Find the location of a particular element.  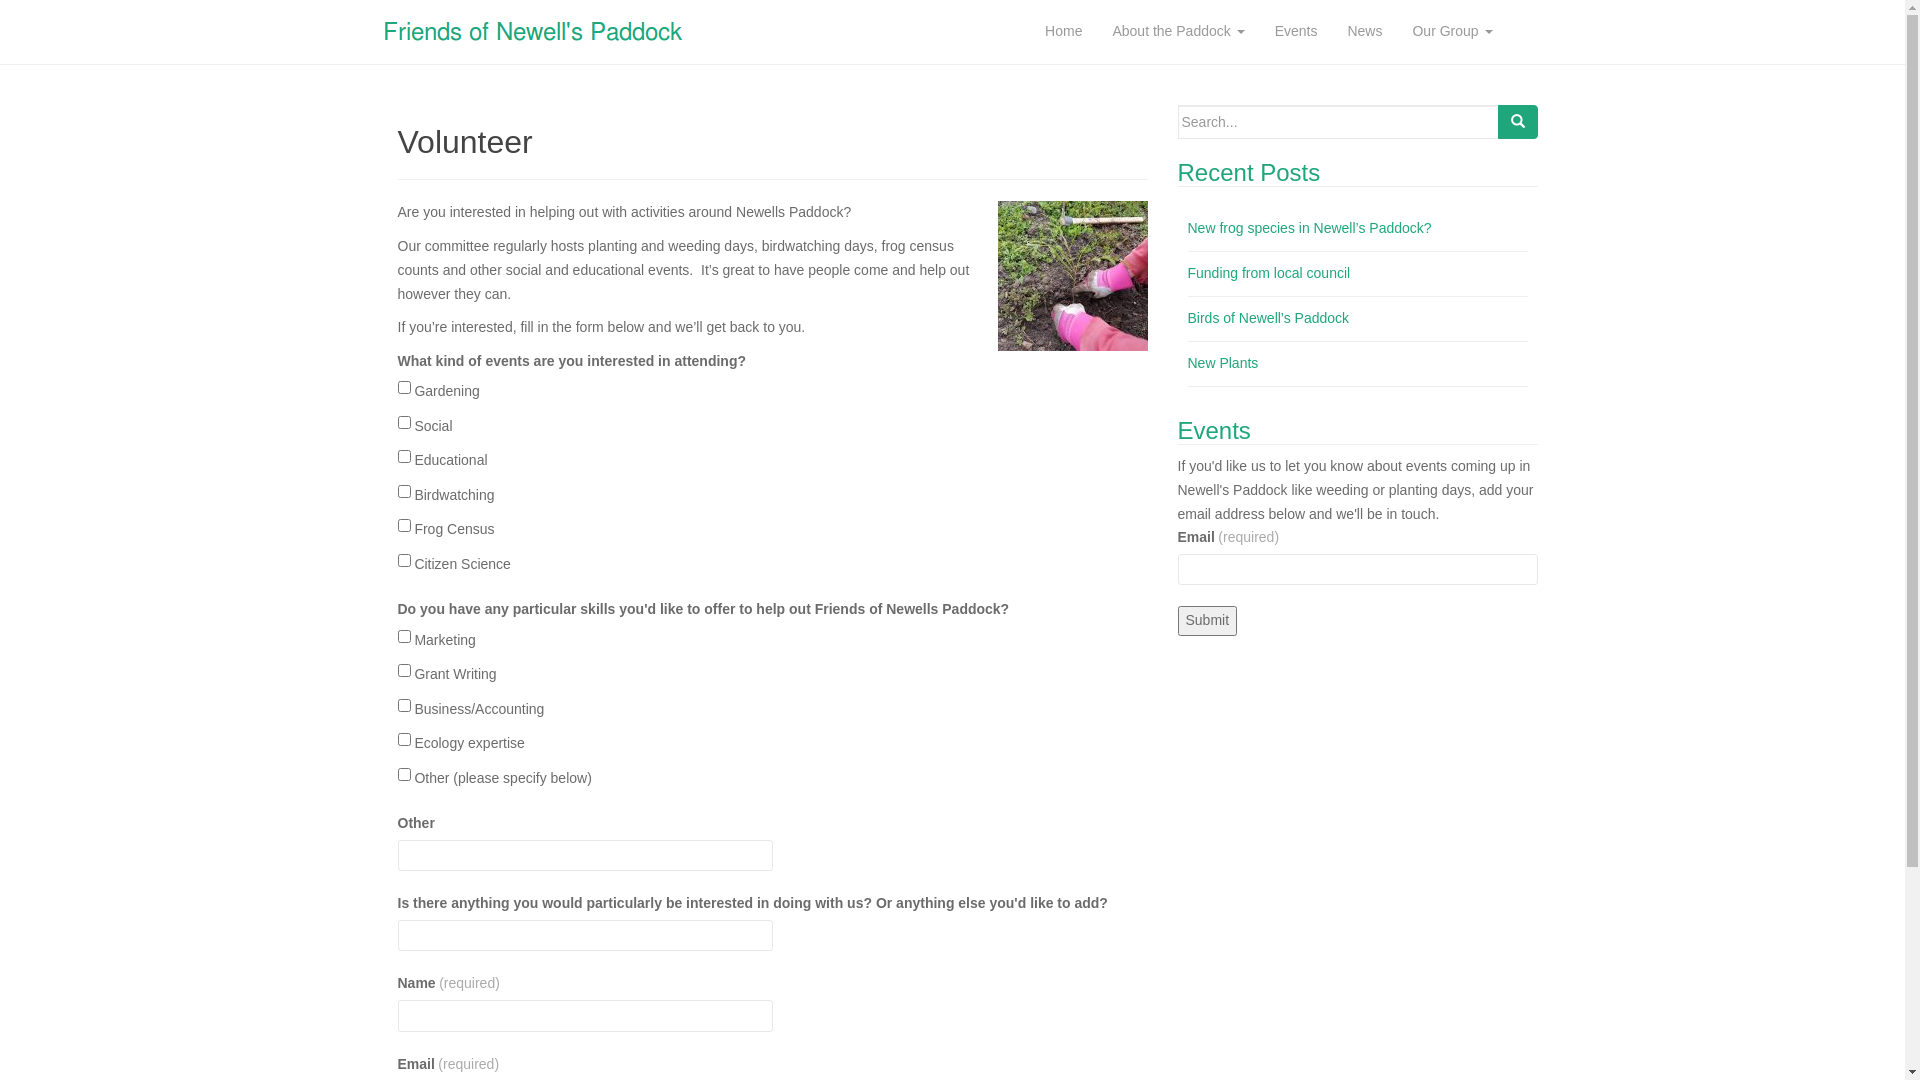

'Funding from local council' is located at coordinates (1268, 273).